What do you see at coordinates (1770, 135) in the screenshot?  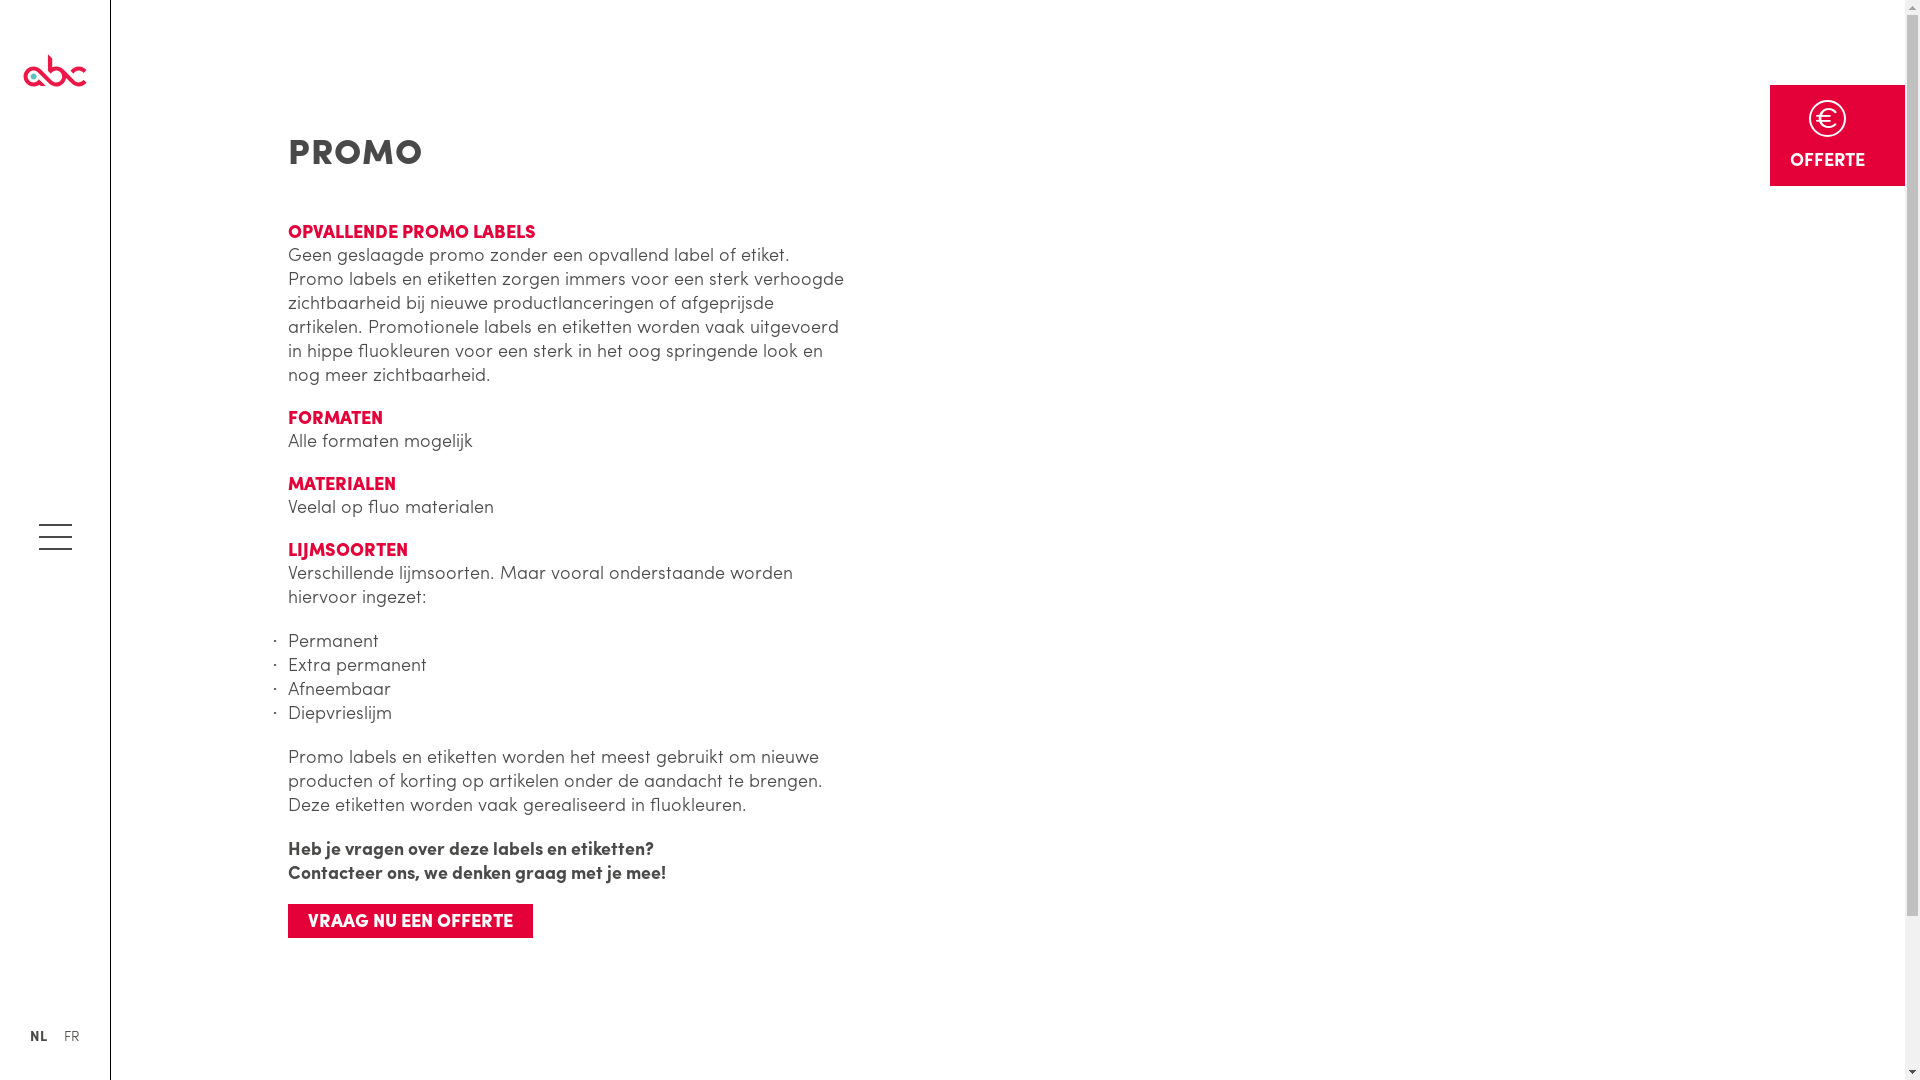 I see `'OFFERTE'` at bounding box center [1770, 135].